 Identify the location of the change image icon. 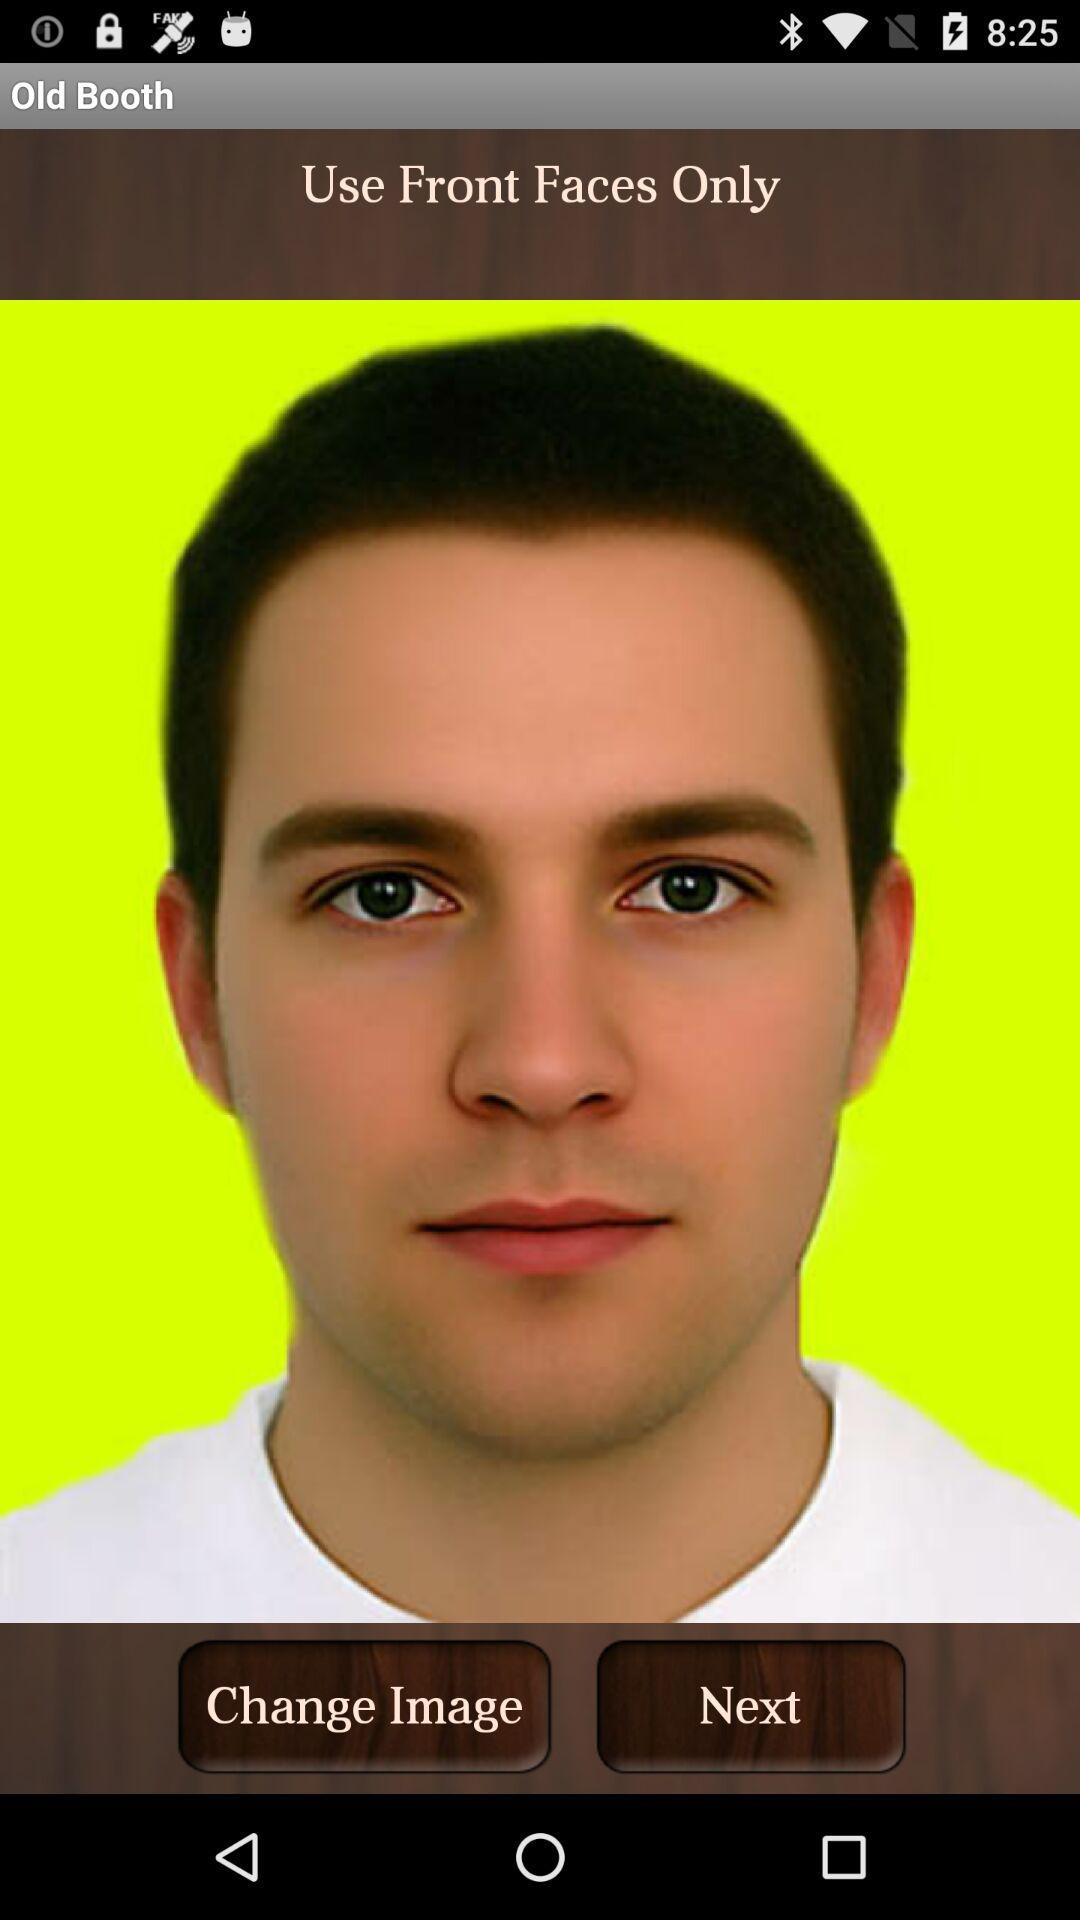
(364, 1705).